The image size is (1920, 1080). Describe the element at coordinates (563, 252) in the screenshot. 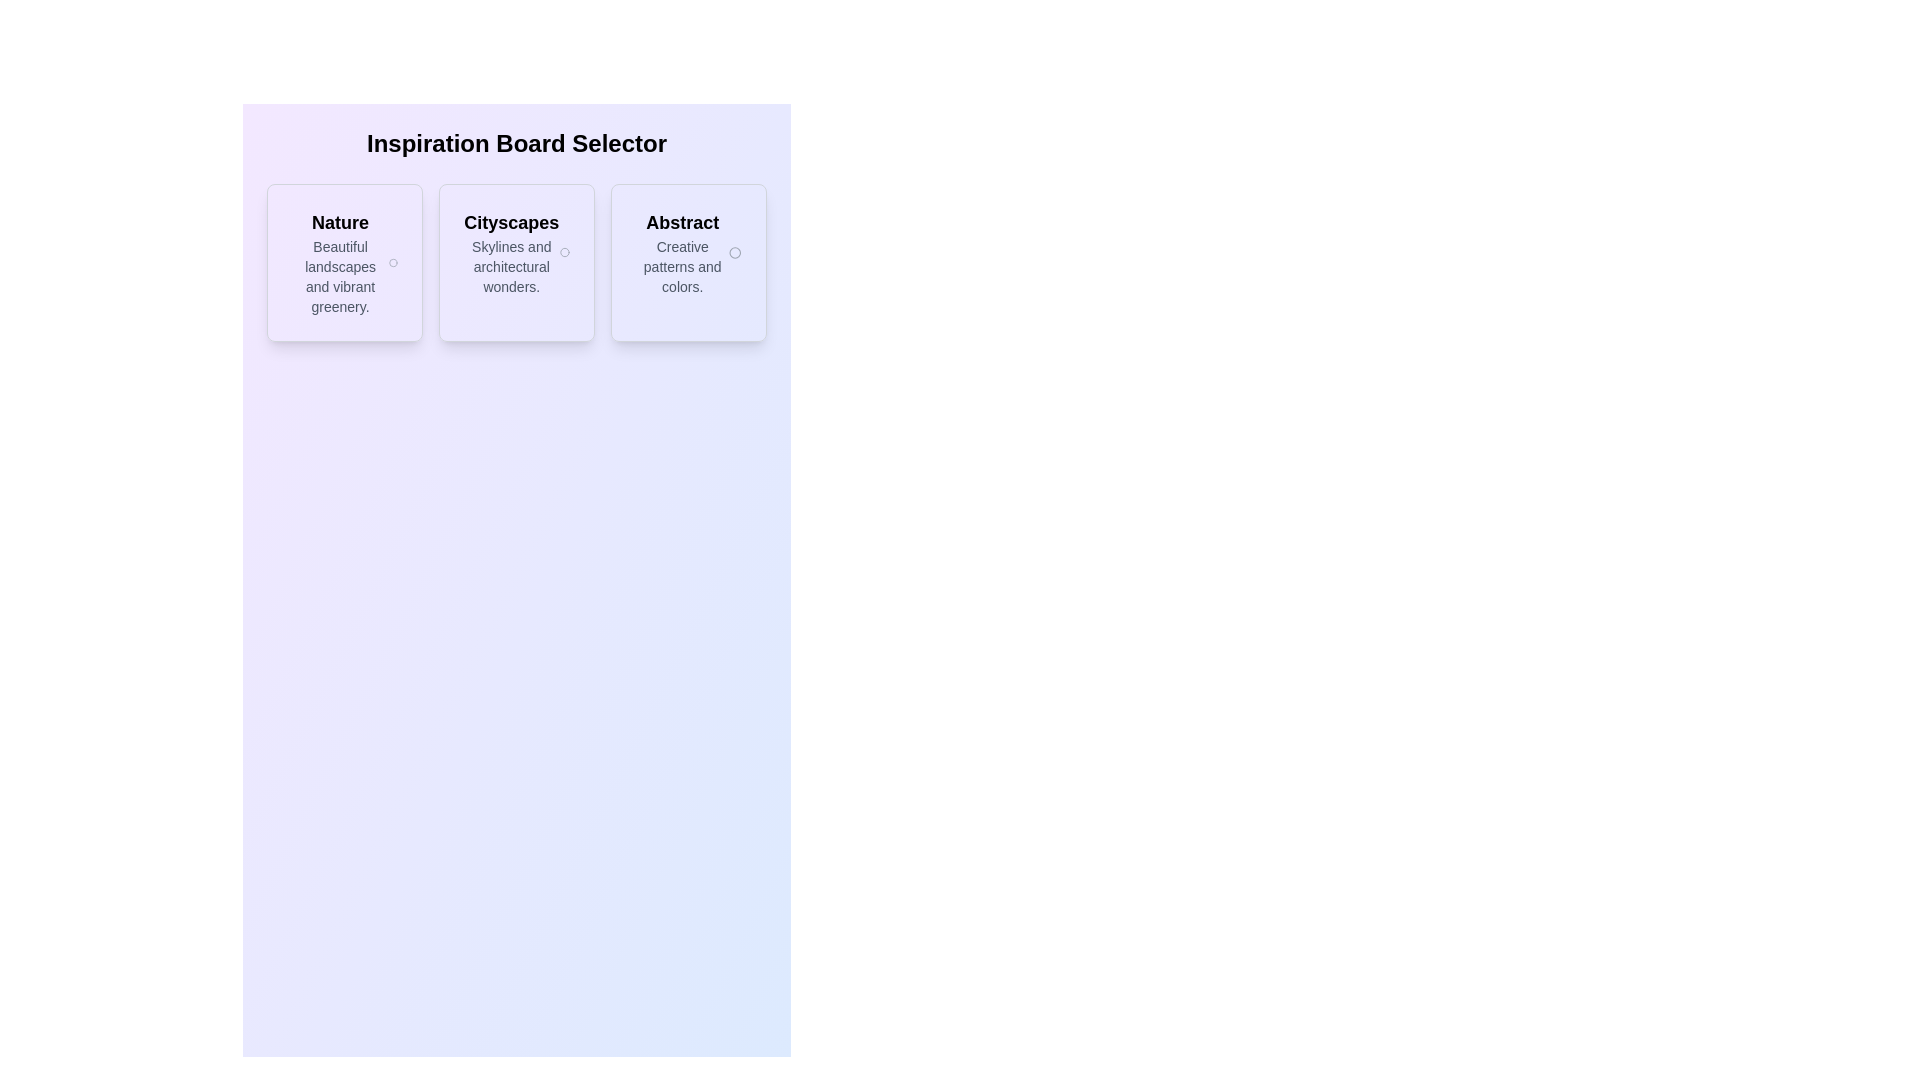

I see `the 'Cityscapes' radio button located in the middle card of the 'Inspiration Board Selector', aligned to the right side and vertically centered to the text 'Skylines and architectural wonders'` at that location.